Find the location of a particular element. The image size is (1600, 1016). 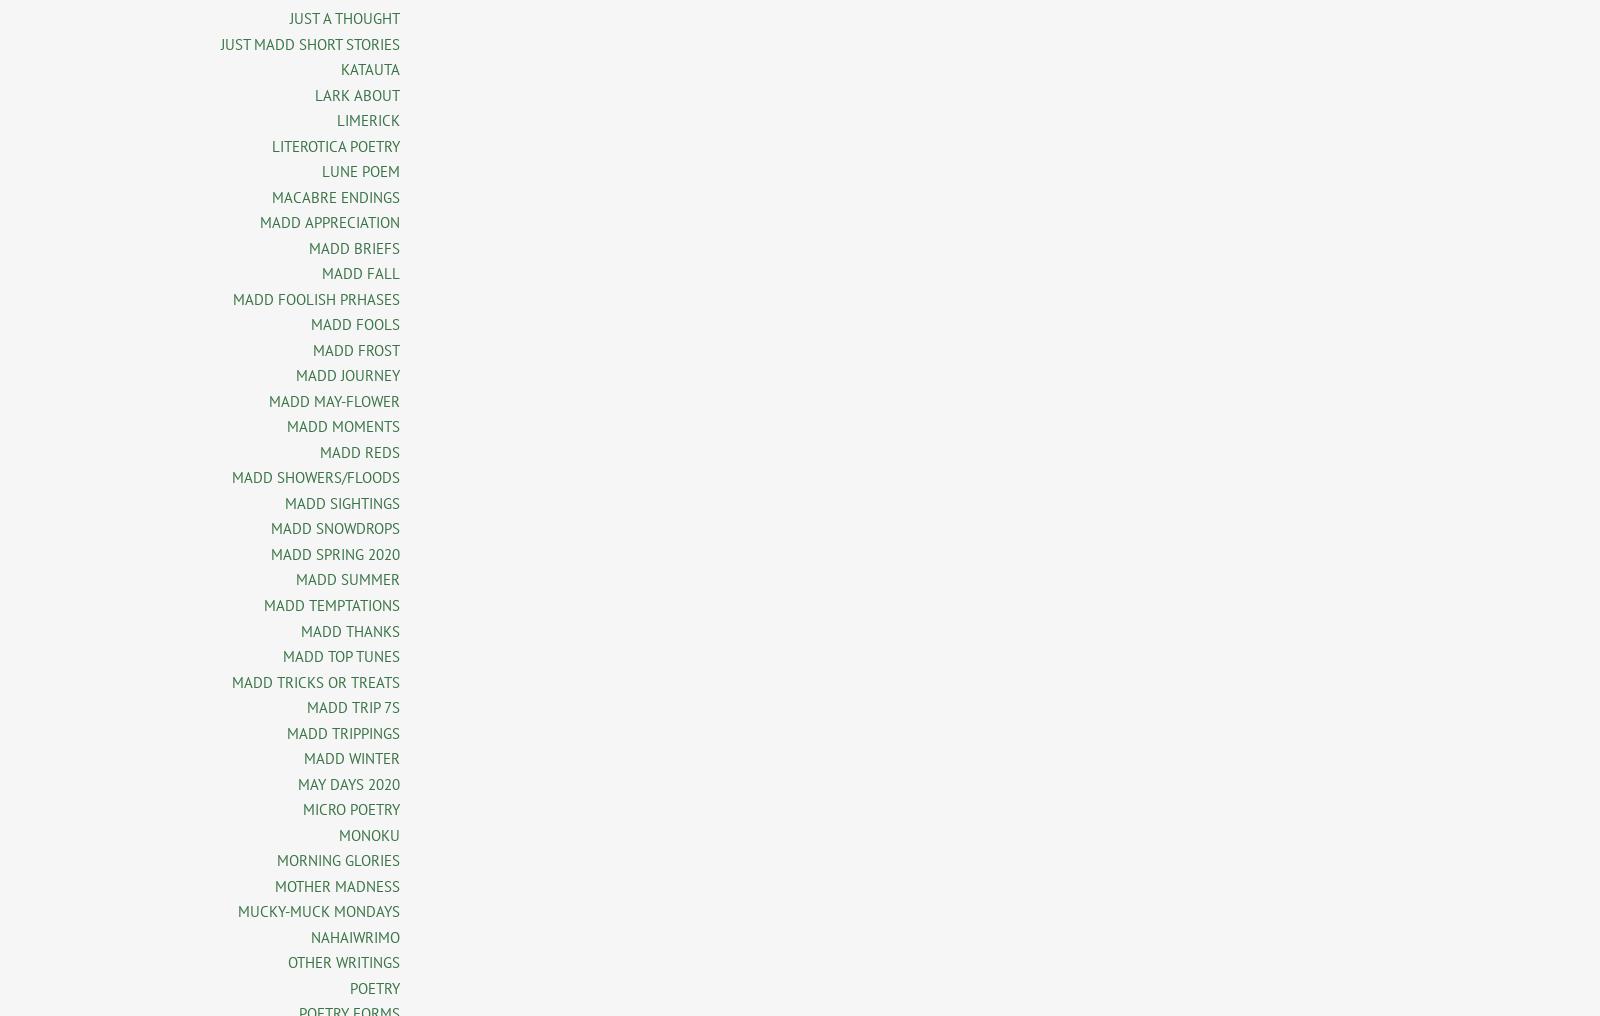

'OTHER WRITINGS' is located at coordinates (344, 962).